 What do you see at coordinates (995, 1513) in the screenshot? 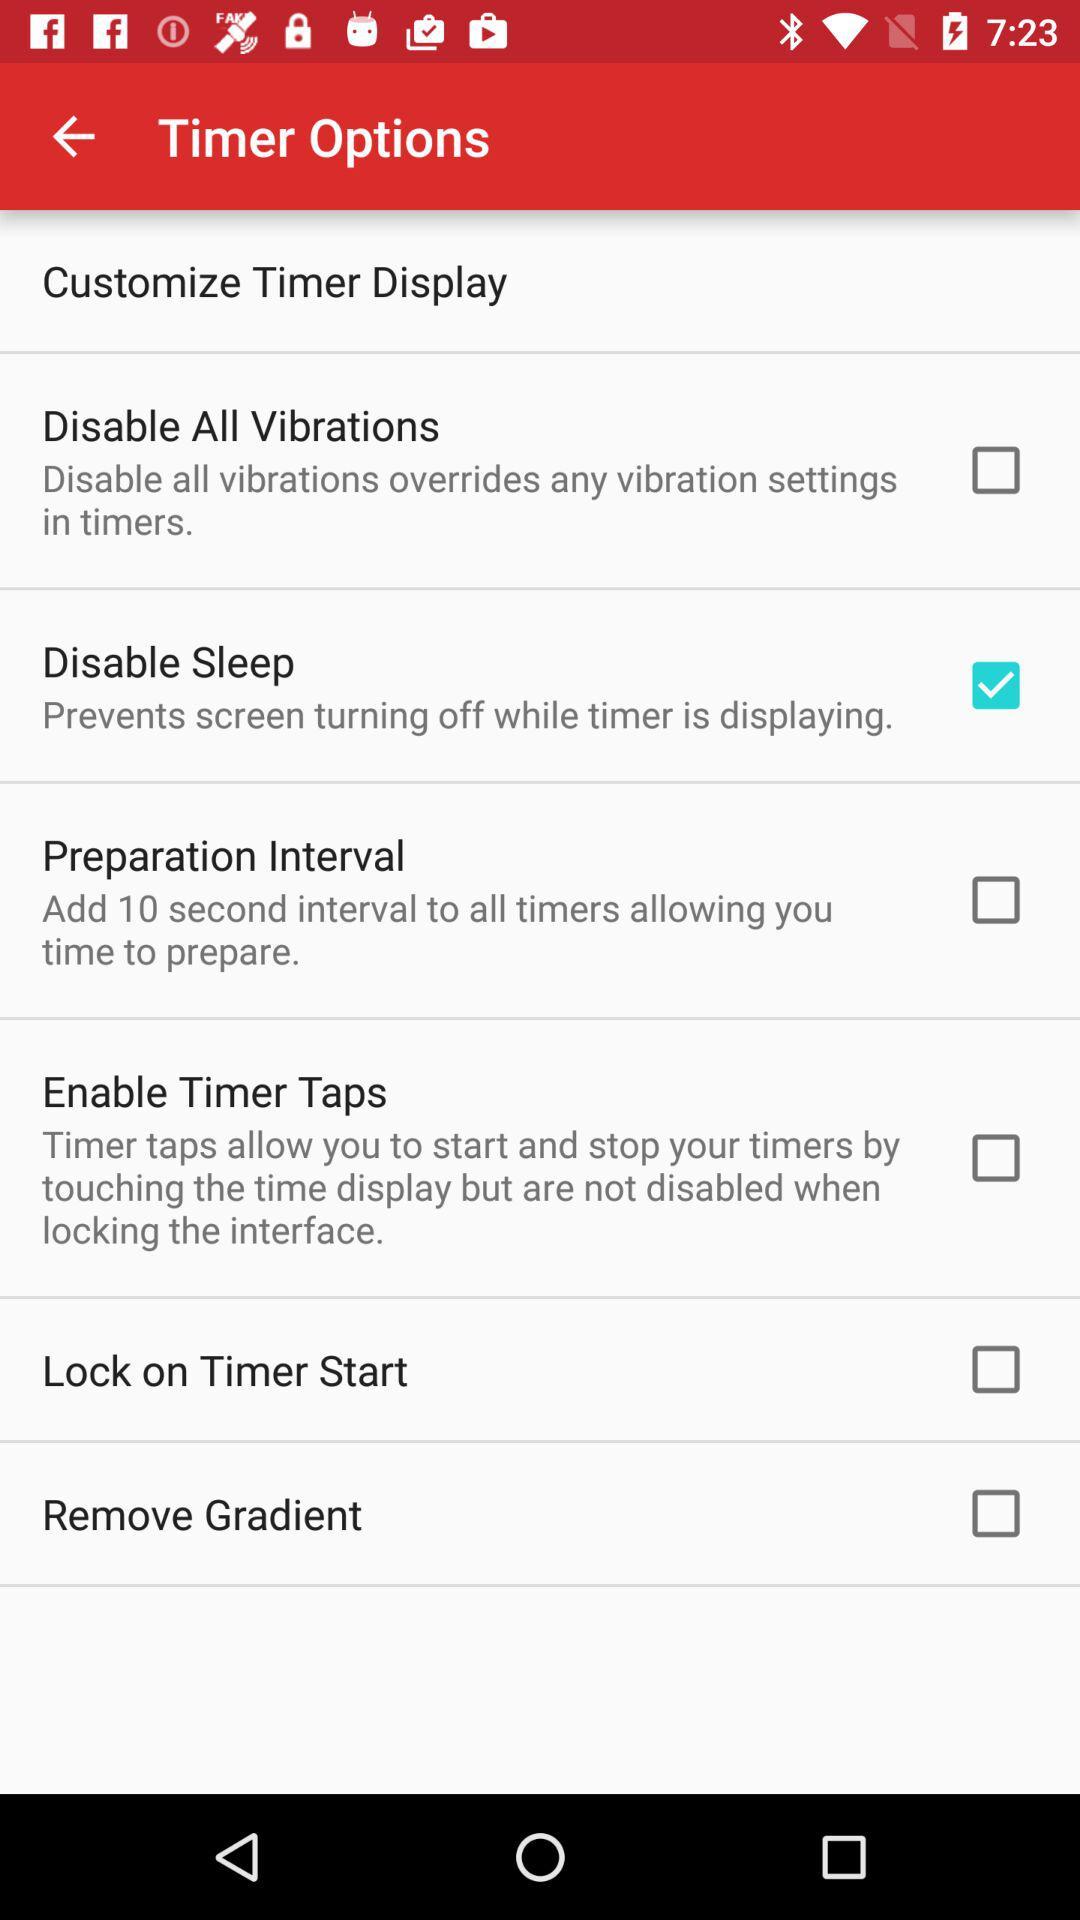
I see `the box symbol which is right hand side of the text remove graident` at bounding box center [995, 1513].